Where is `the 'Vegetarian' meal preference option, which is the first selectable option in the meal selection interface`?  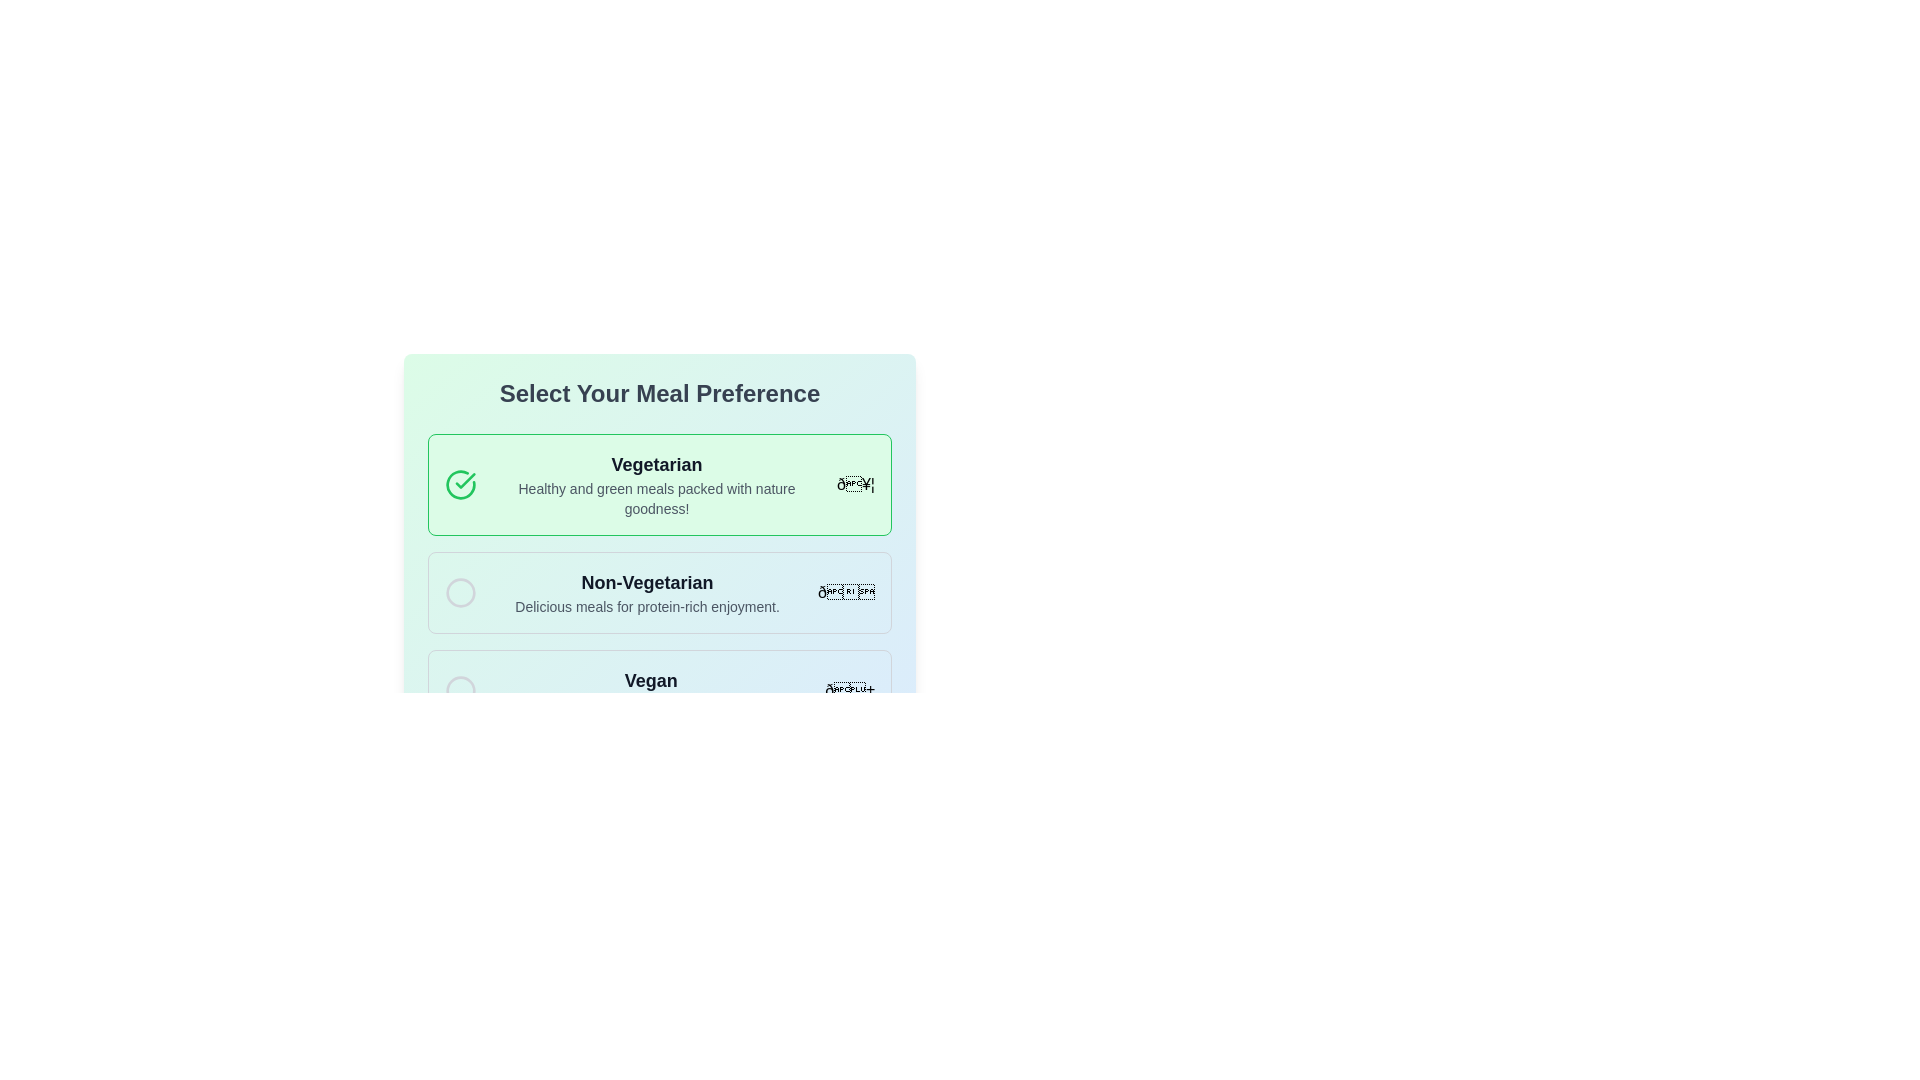
the 'Vegetarian' meal preference option, which is the first selectable option in the meal selection interface is located at coordinates (660, 509).